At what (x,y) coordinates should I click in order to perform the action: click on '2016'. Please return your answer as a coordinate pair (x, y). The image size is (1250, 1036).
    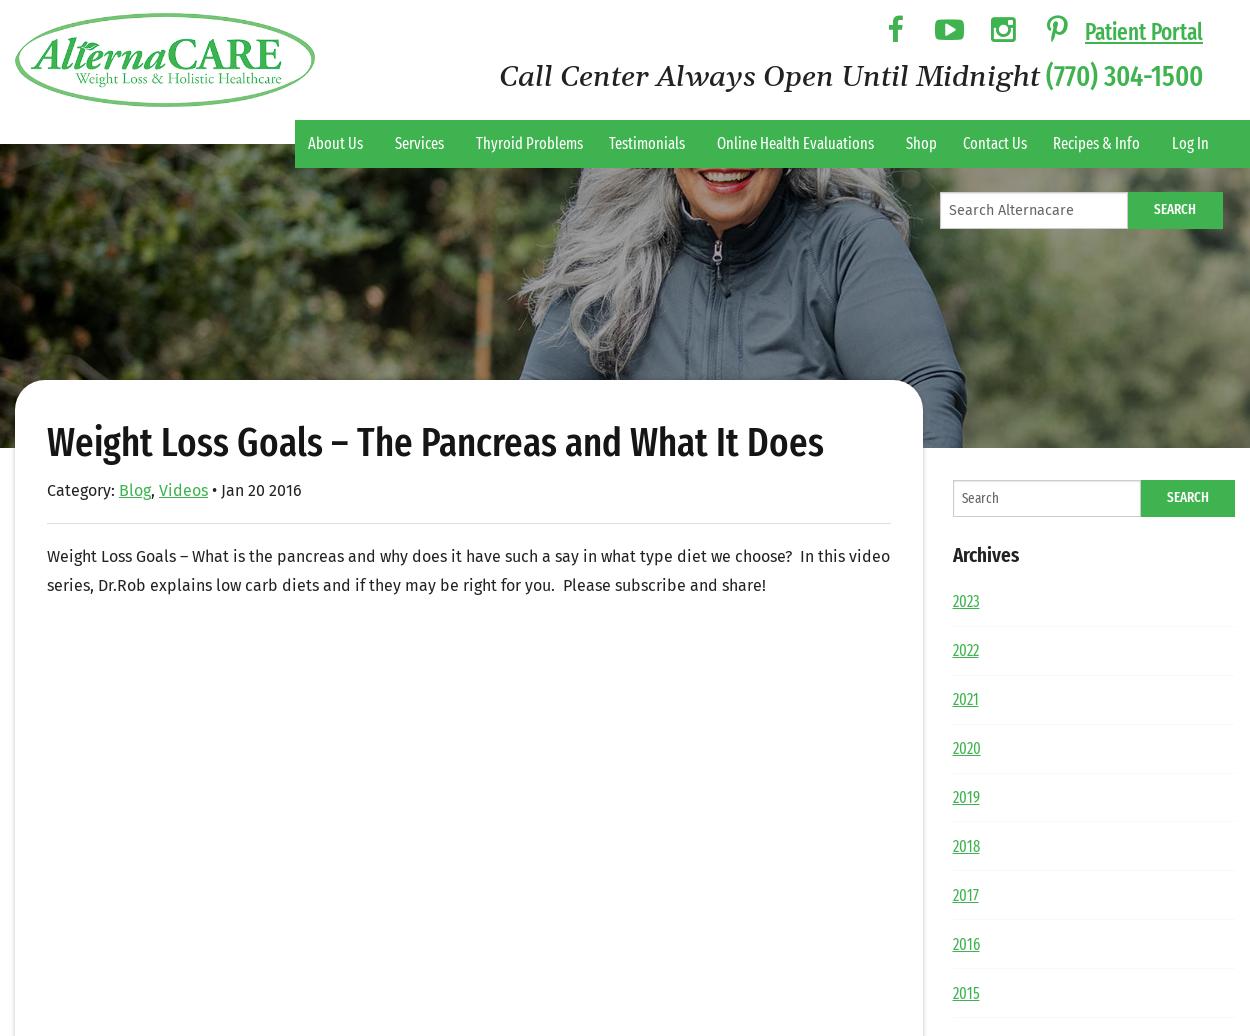
    Looking at the image, I should click on (951, 943).